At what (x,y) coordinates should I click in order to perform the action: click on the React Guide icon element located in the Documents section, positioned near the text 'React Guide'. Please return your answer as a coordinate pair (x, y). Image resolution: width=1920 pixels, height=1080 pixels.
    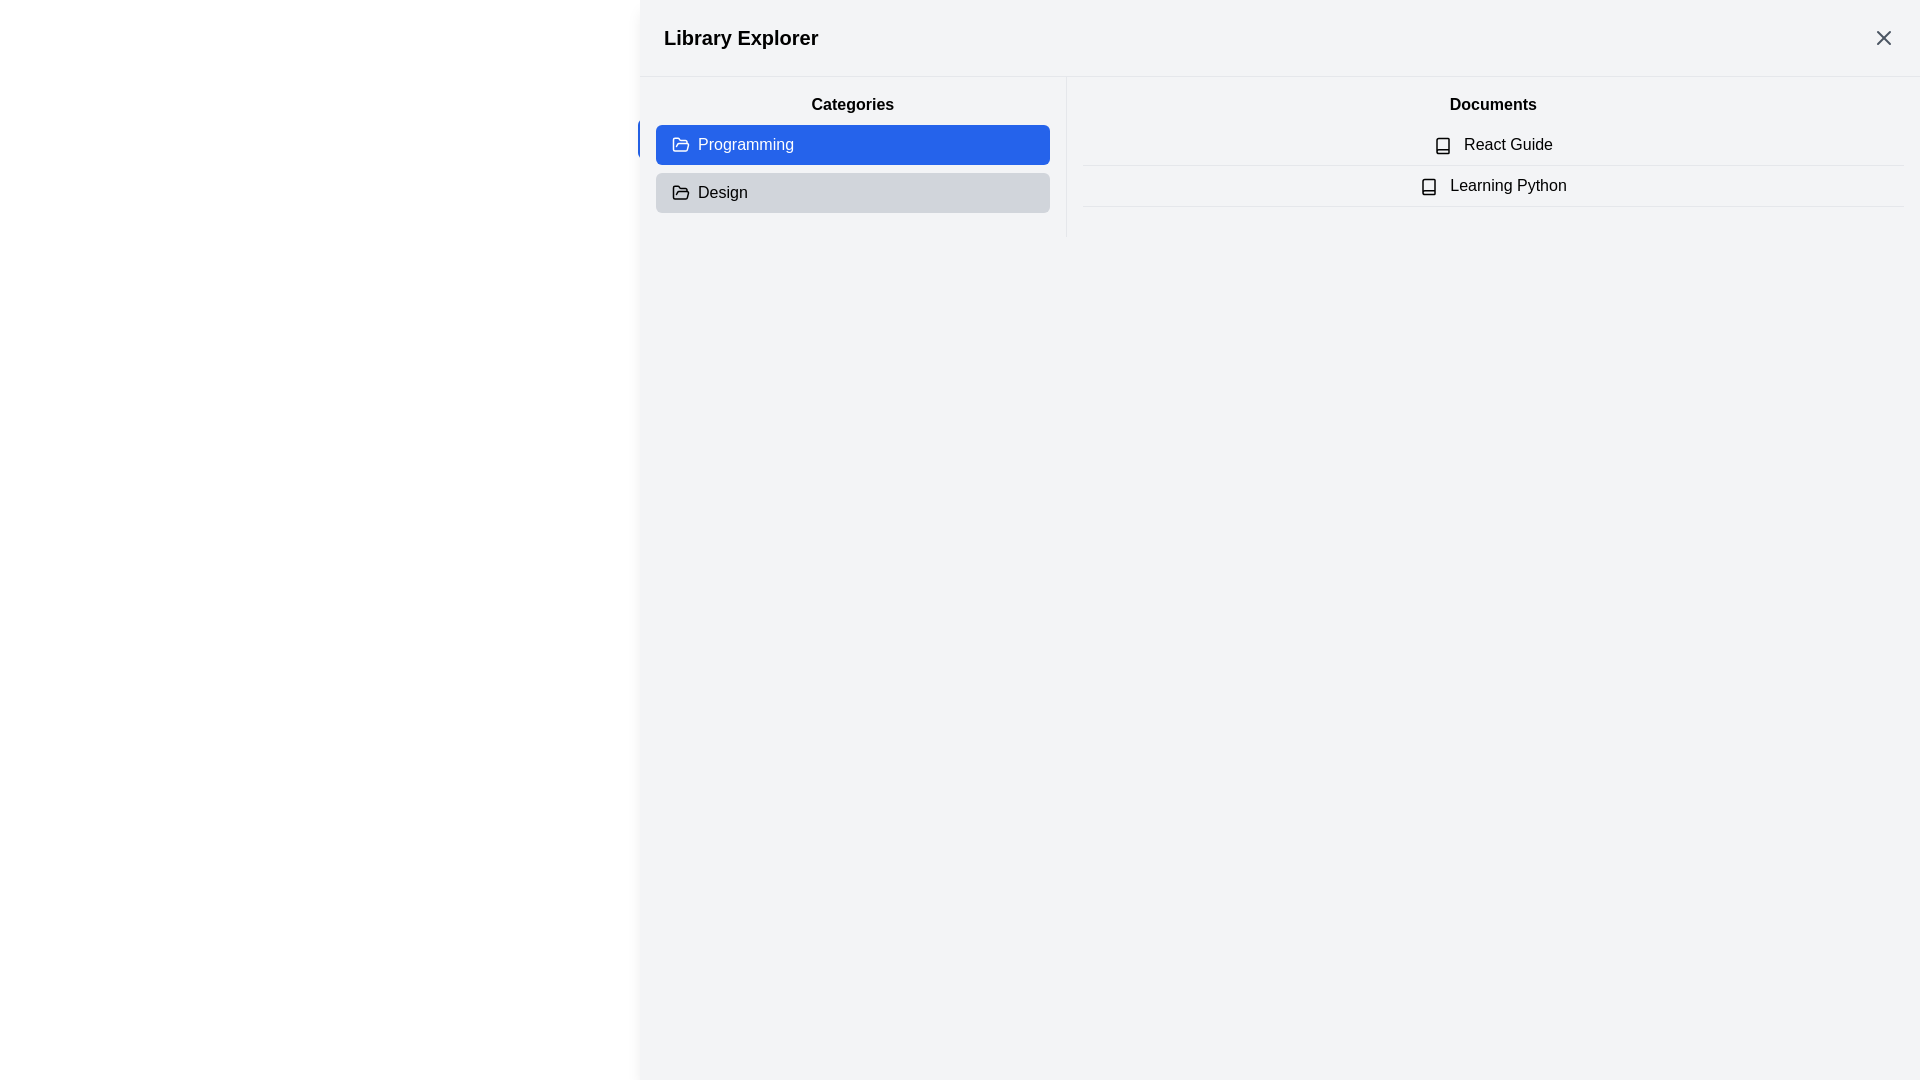
    Looking at the image, I should click on (1442, 144).